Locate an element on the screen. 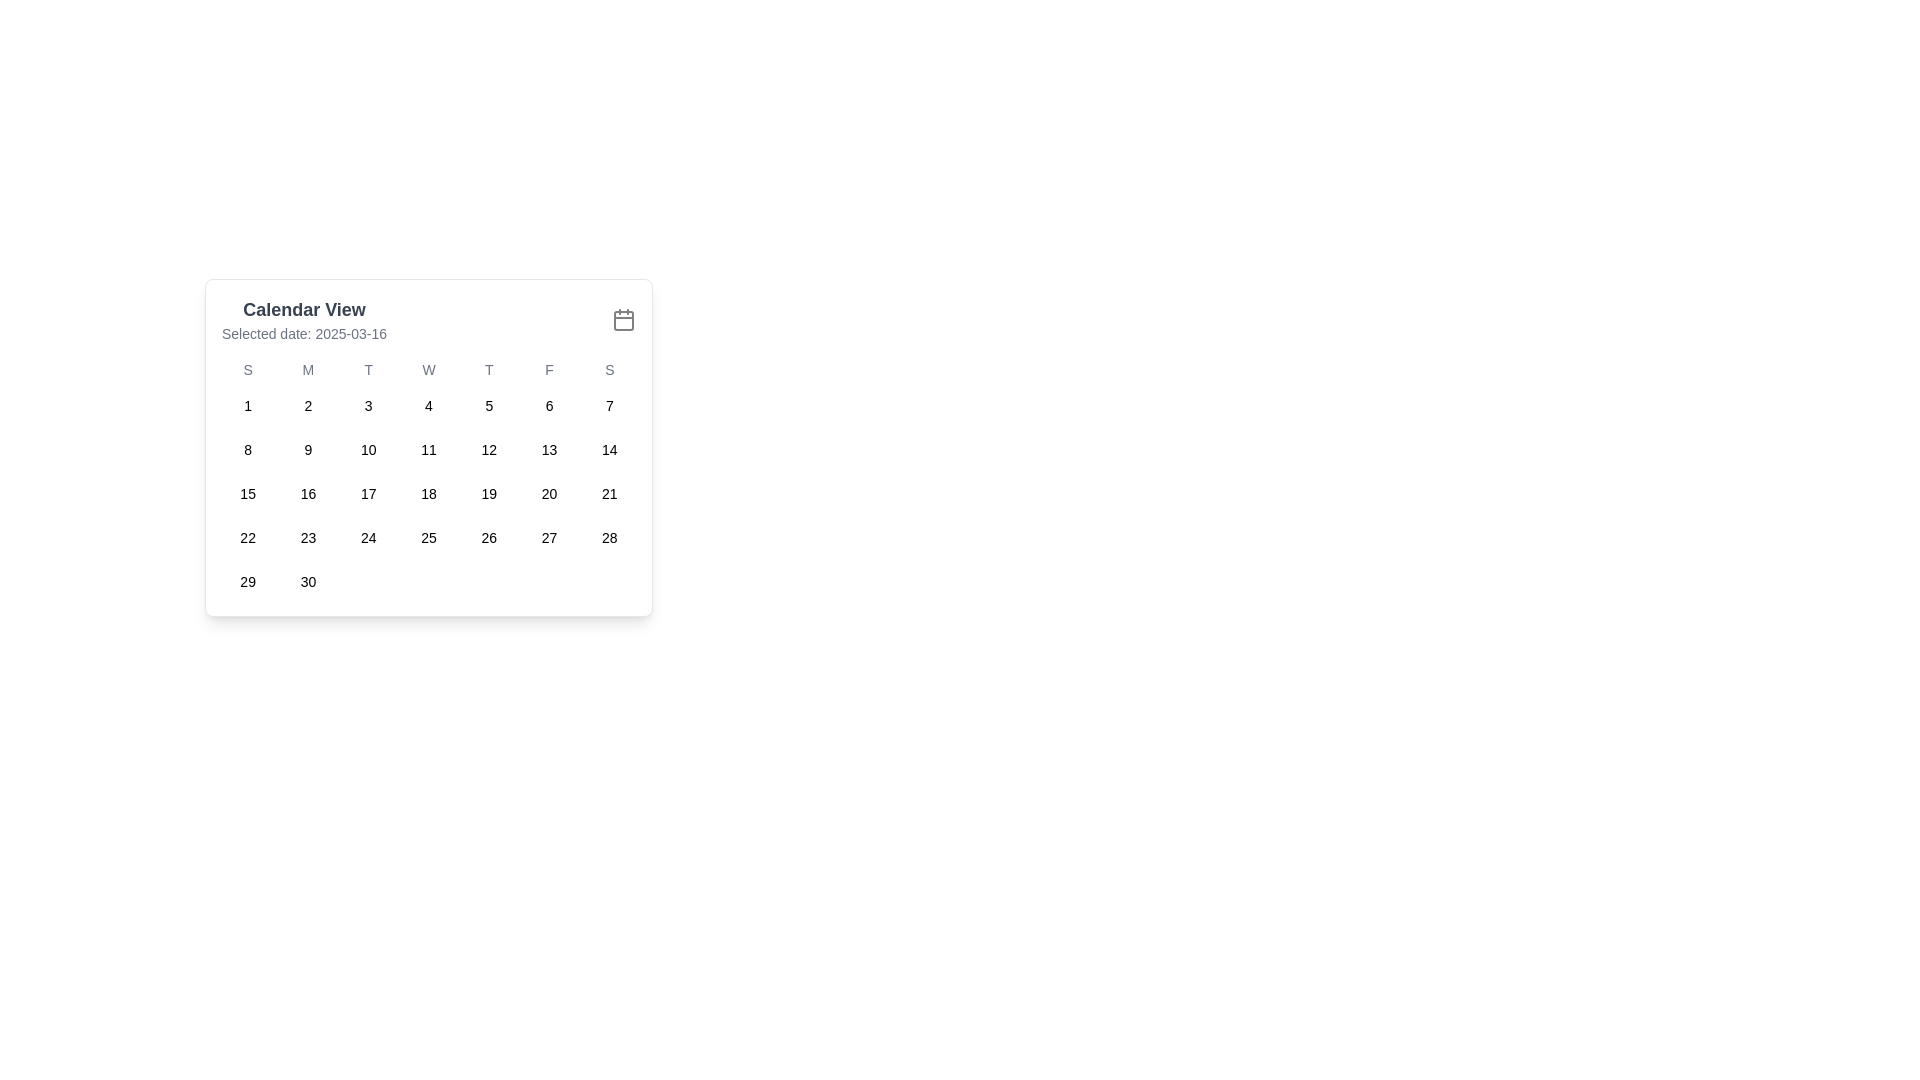 This screenshot has width=1920, height=1080. the calendar icon located in the top-right corner of the 'Calendar View' block, which features a gray stroke with a rectangular body and rounded corners is located at coordinates (623, 319).